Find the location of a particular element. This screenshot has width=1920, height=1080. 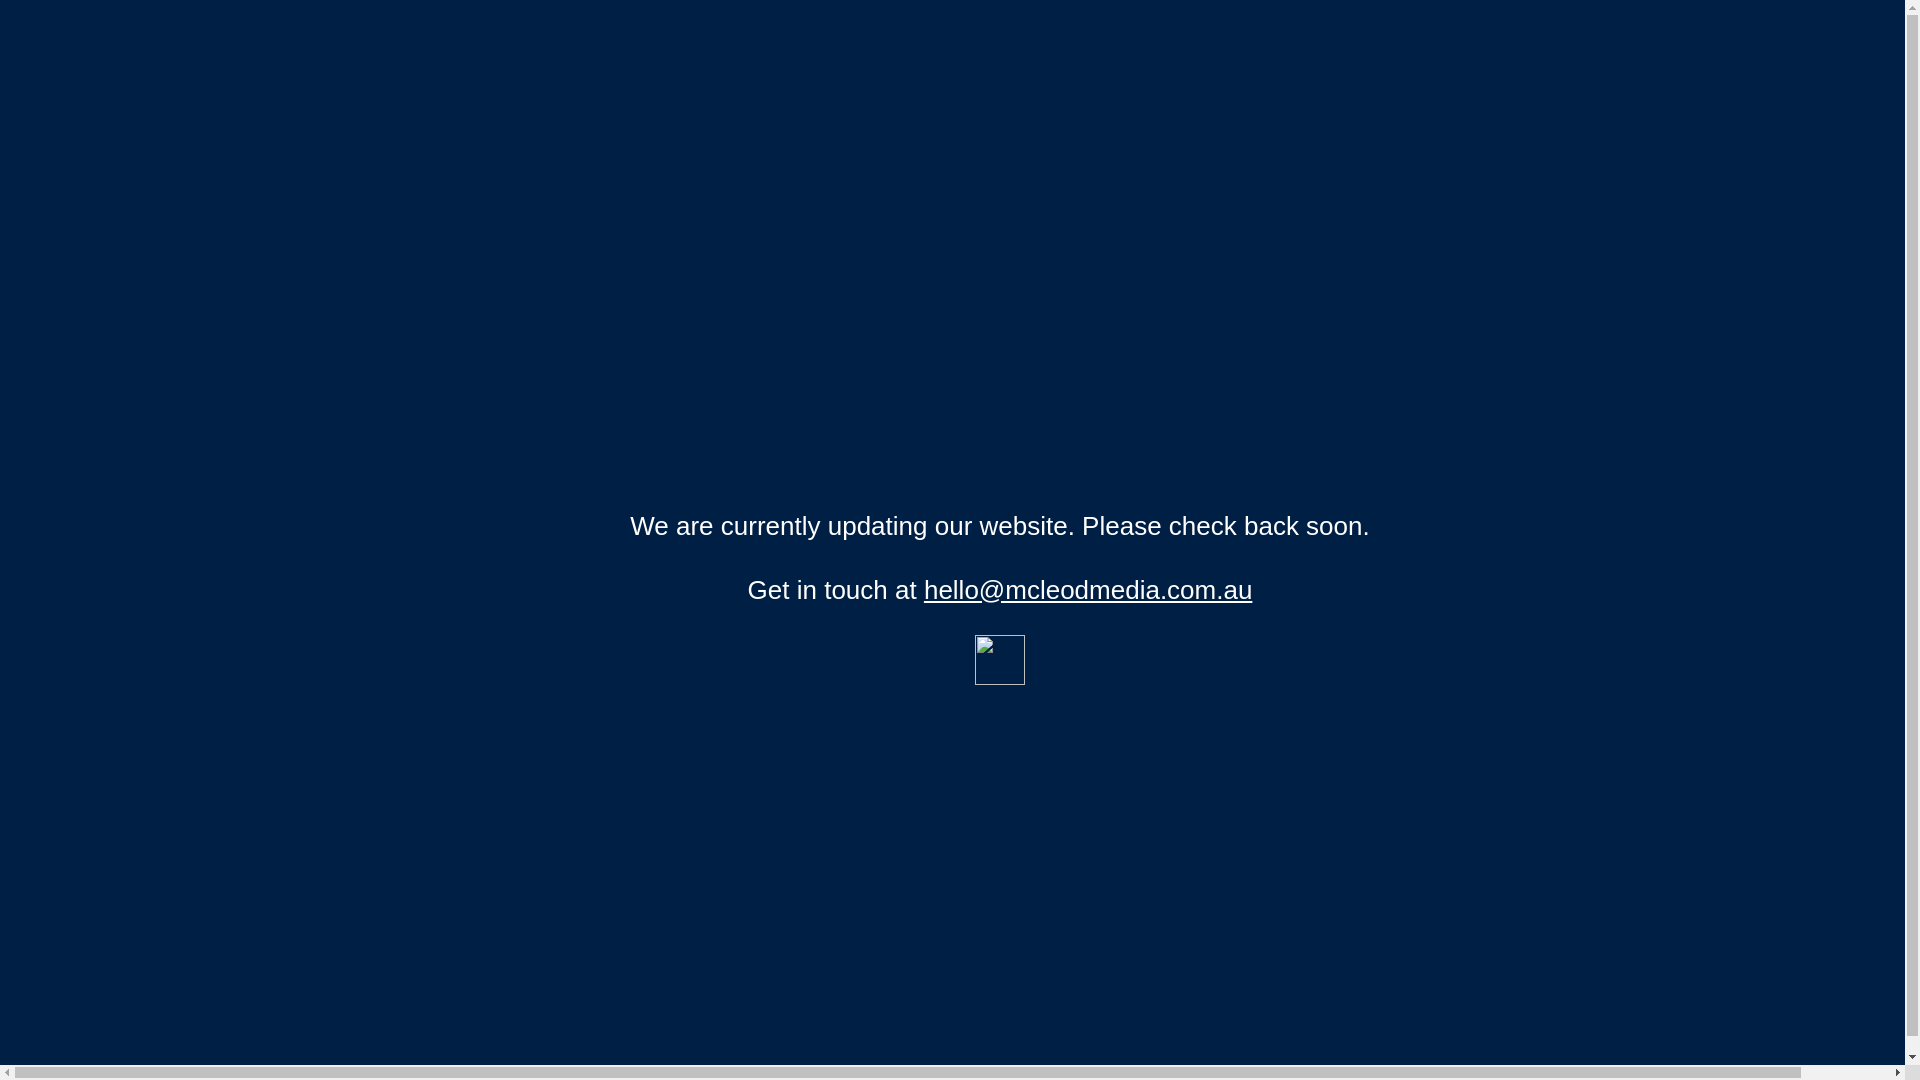

'hello@mcleodmedia.com.au' is located at coordinates (1087, 588).